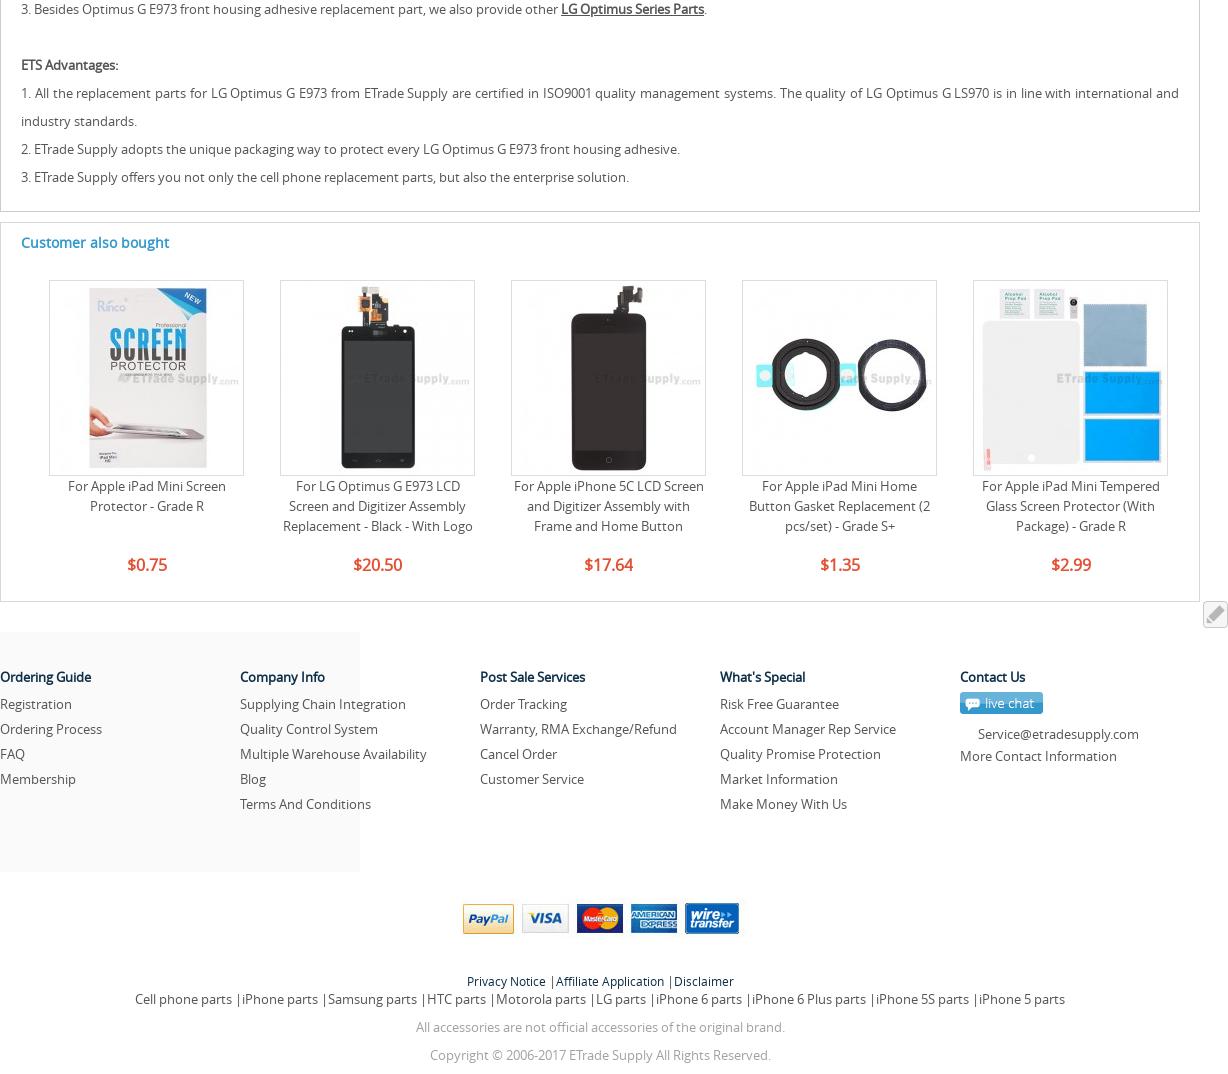 This screenshot has height=1074, width=1228. Describe the element at coordinates (372, 998) in the screenshot. I see `'Samsung parts'` at that location.